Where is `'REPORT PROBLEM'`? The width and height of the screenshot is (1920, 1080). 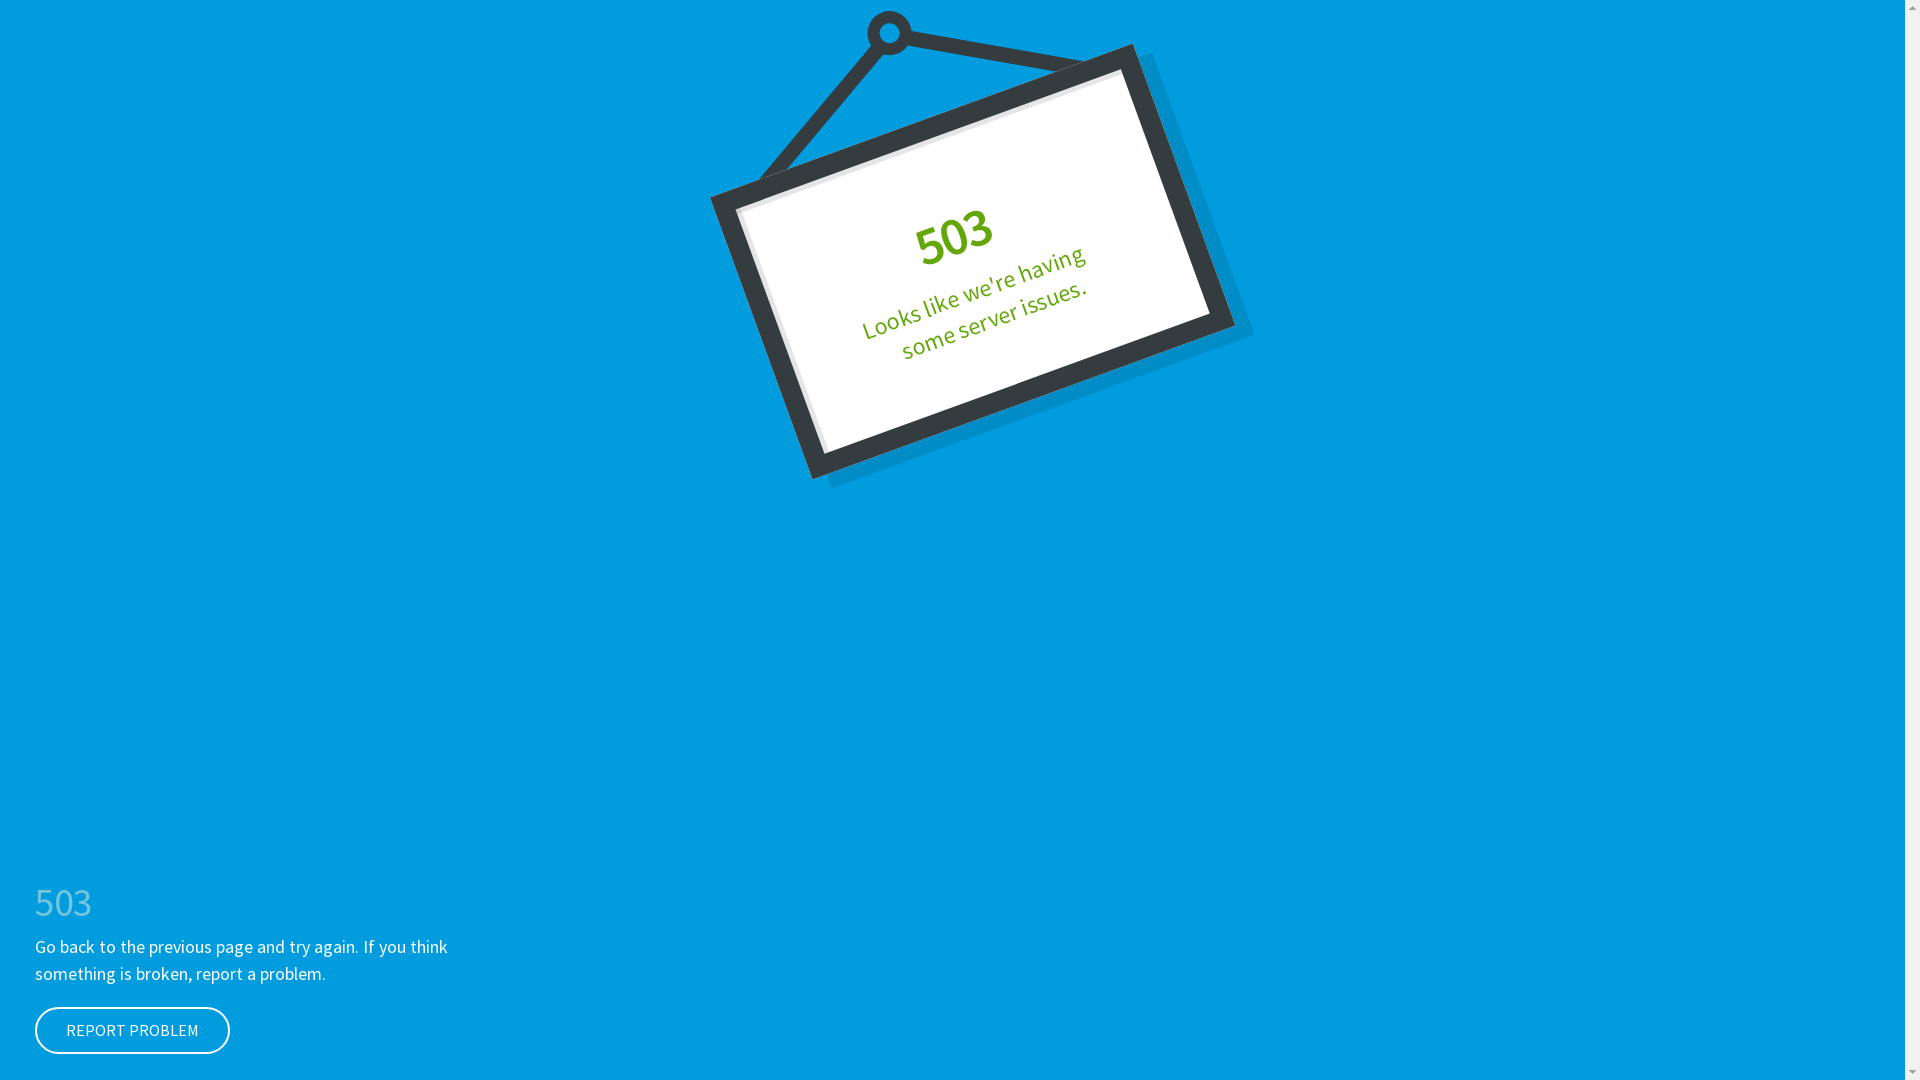
'REPORT PROBLEM' is located at coordinates (34, 1030).